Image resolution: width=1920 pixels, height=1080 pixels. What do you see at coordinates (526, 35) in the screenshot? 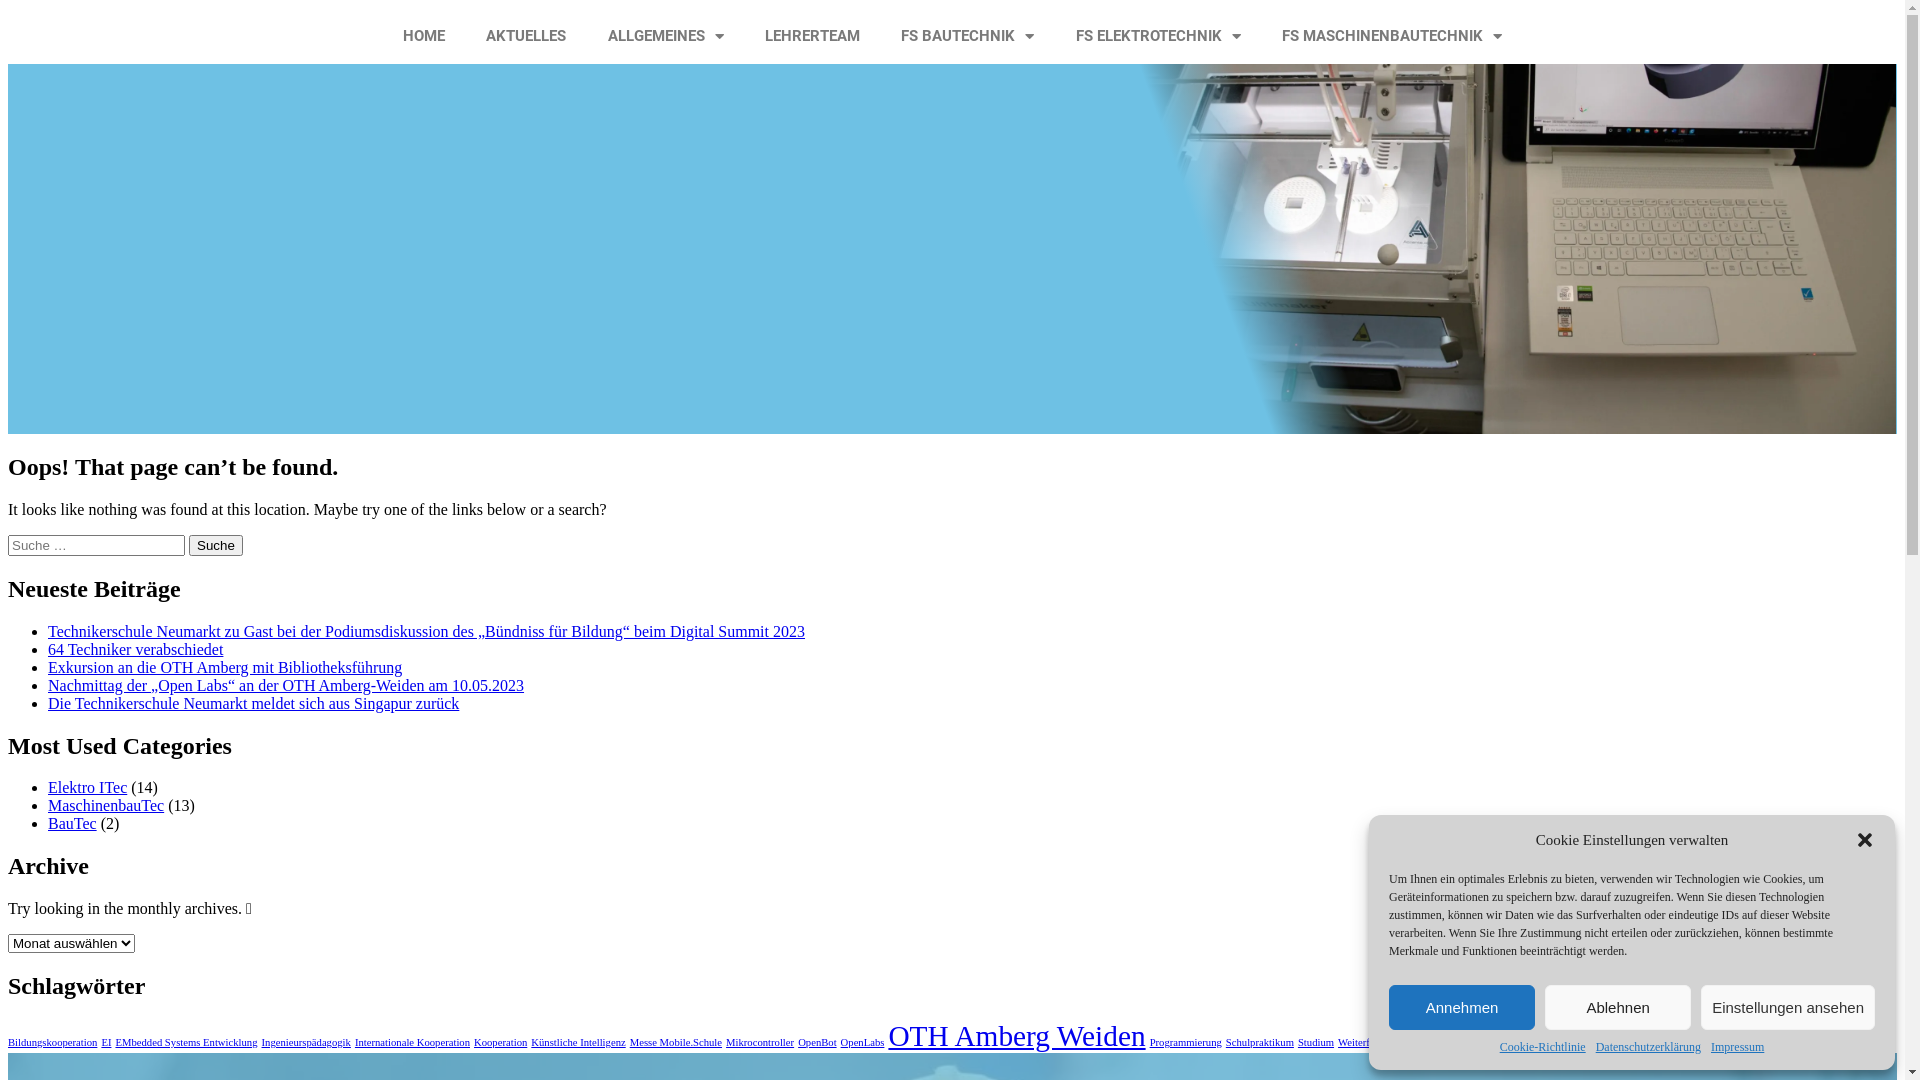
I see `'AKTUELLES'` at bounding box center [526, 35].